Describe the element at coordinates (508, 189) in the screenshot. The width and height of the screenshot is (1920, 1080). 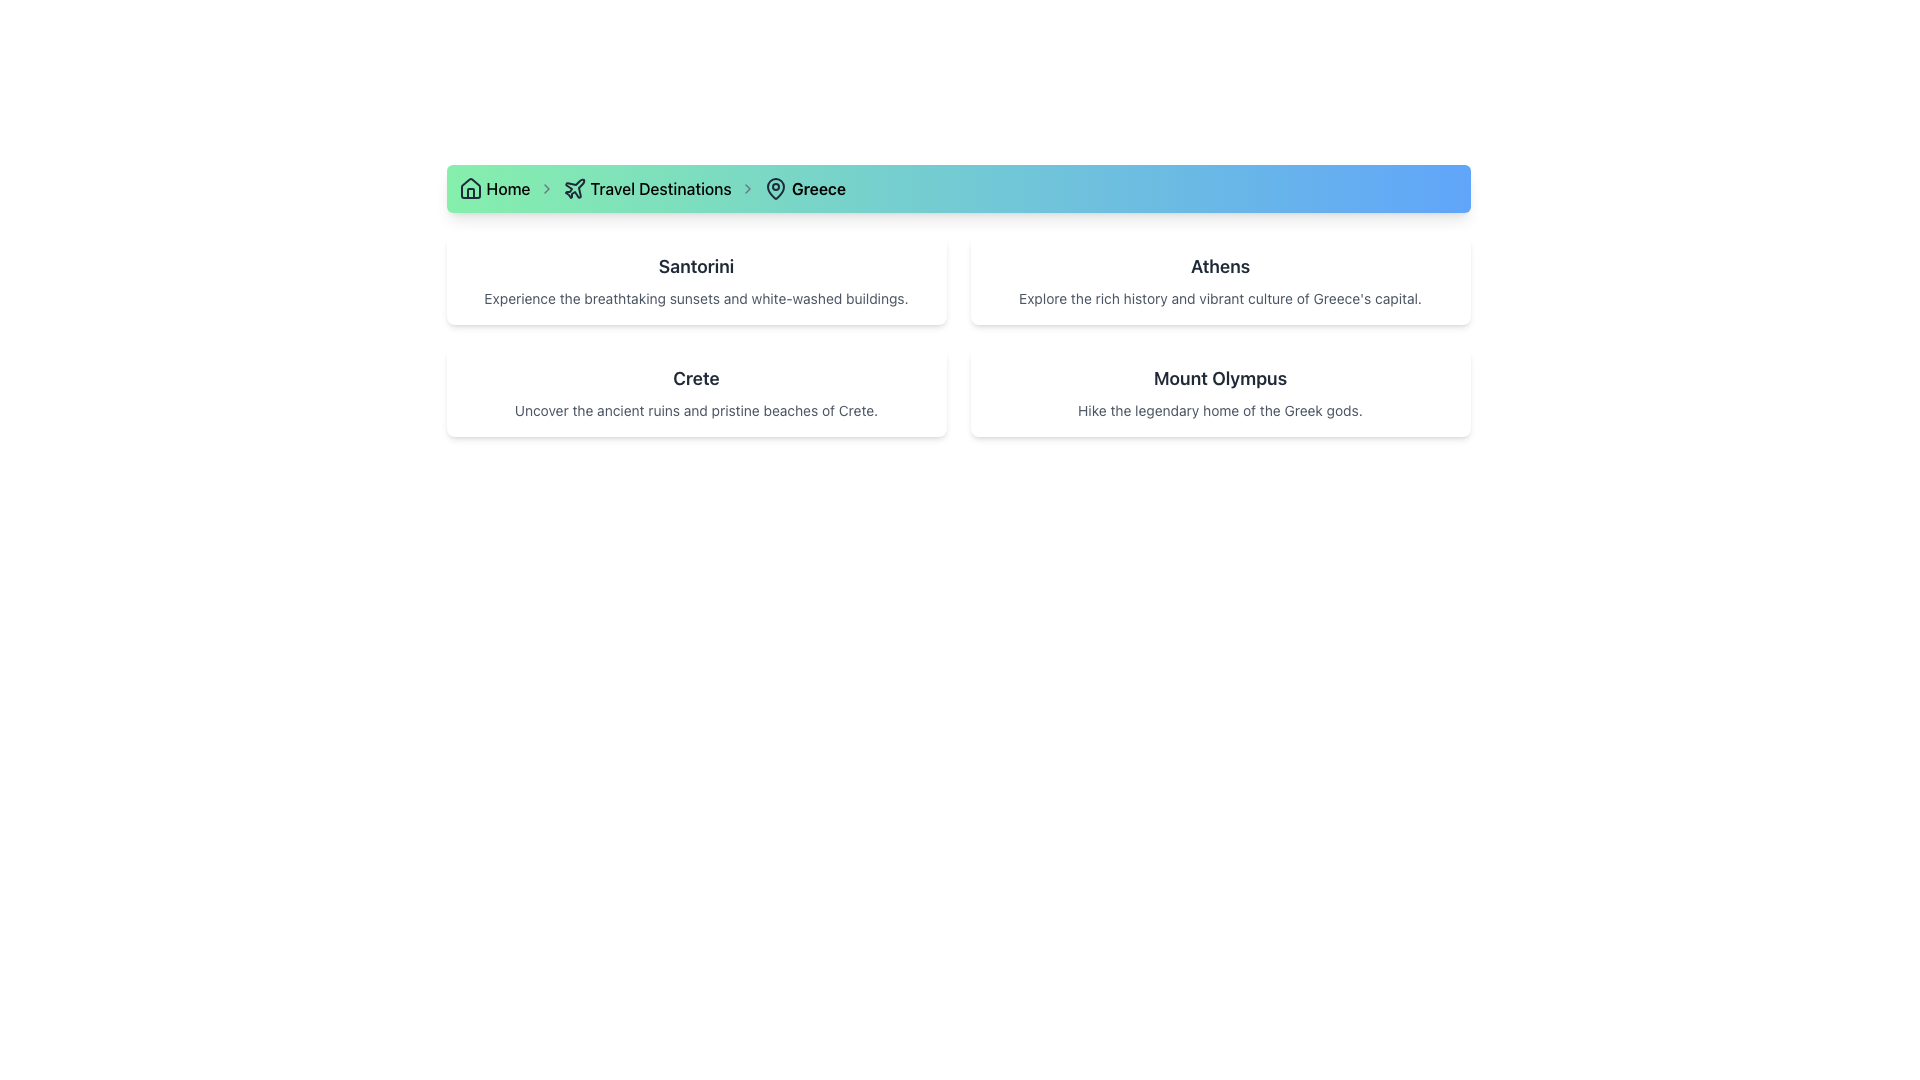
I see `label 'Home' in the breadcrumb navigation bar, which indicates the Home section of the application` at that location.